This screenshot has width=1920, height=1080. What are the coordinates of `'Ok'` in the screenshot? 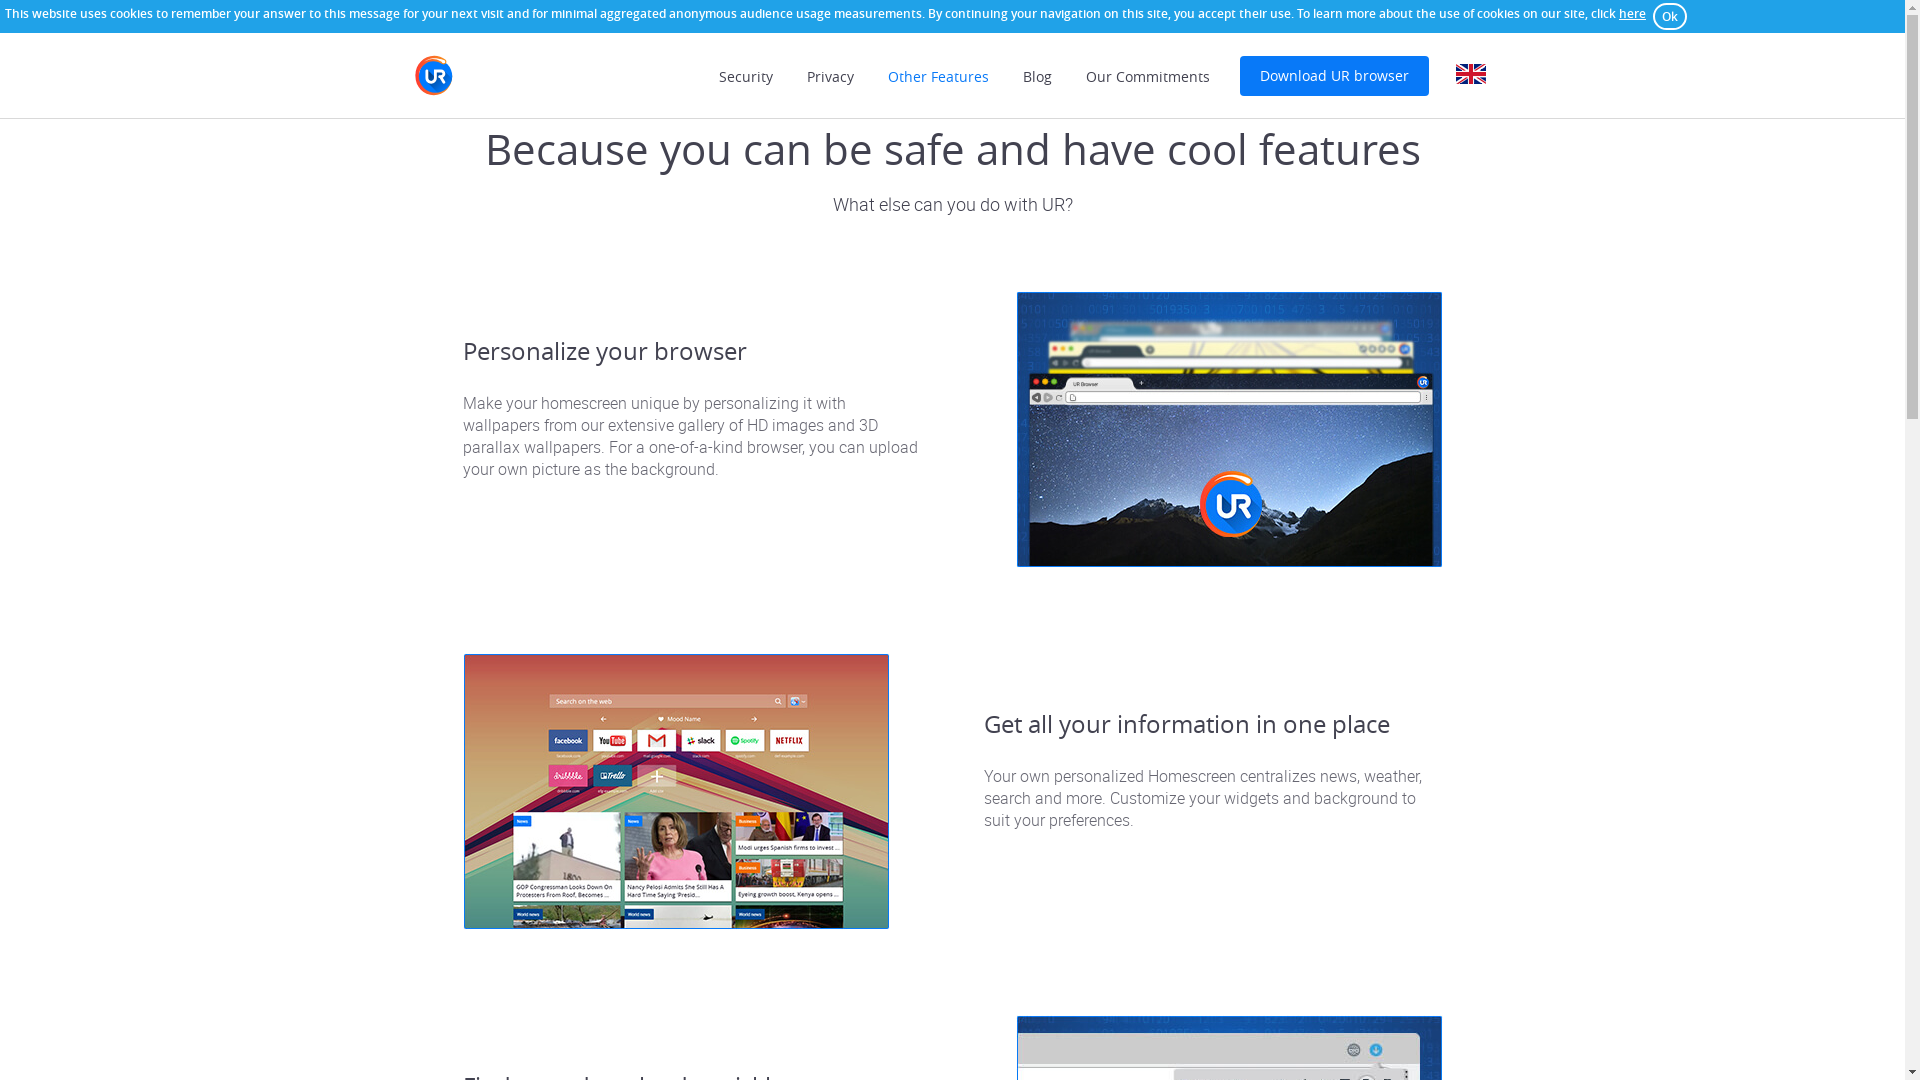 It's located at (1652, 16).